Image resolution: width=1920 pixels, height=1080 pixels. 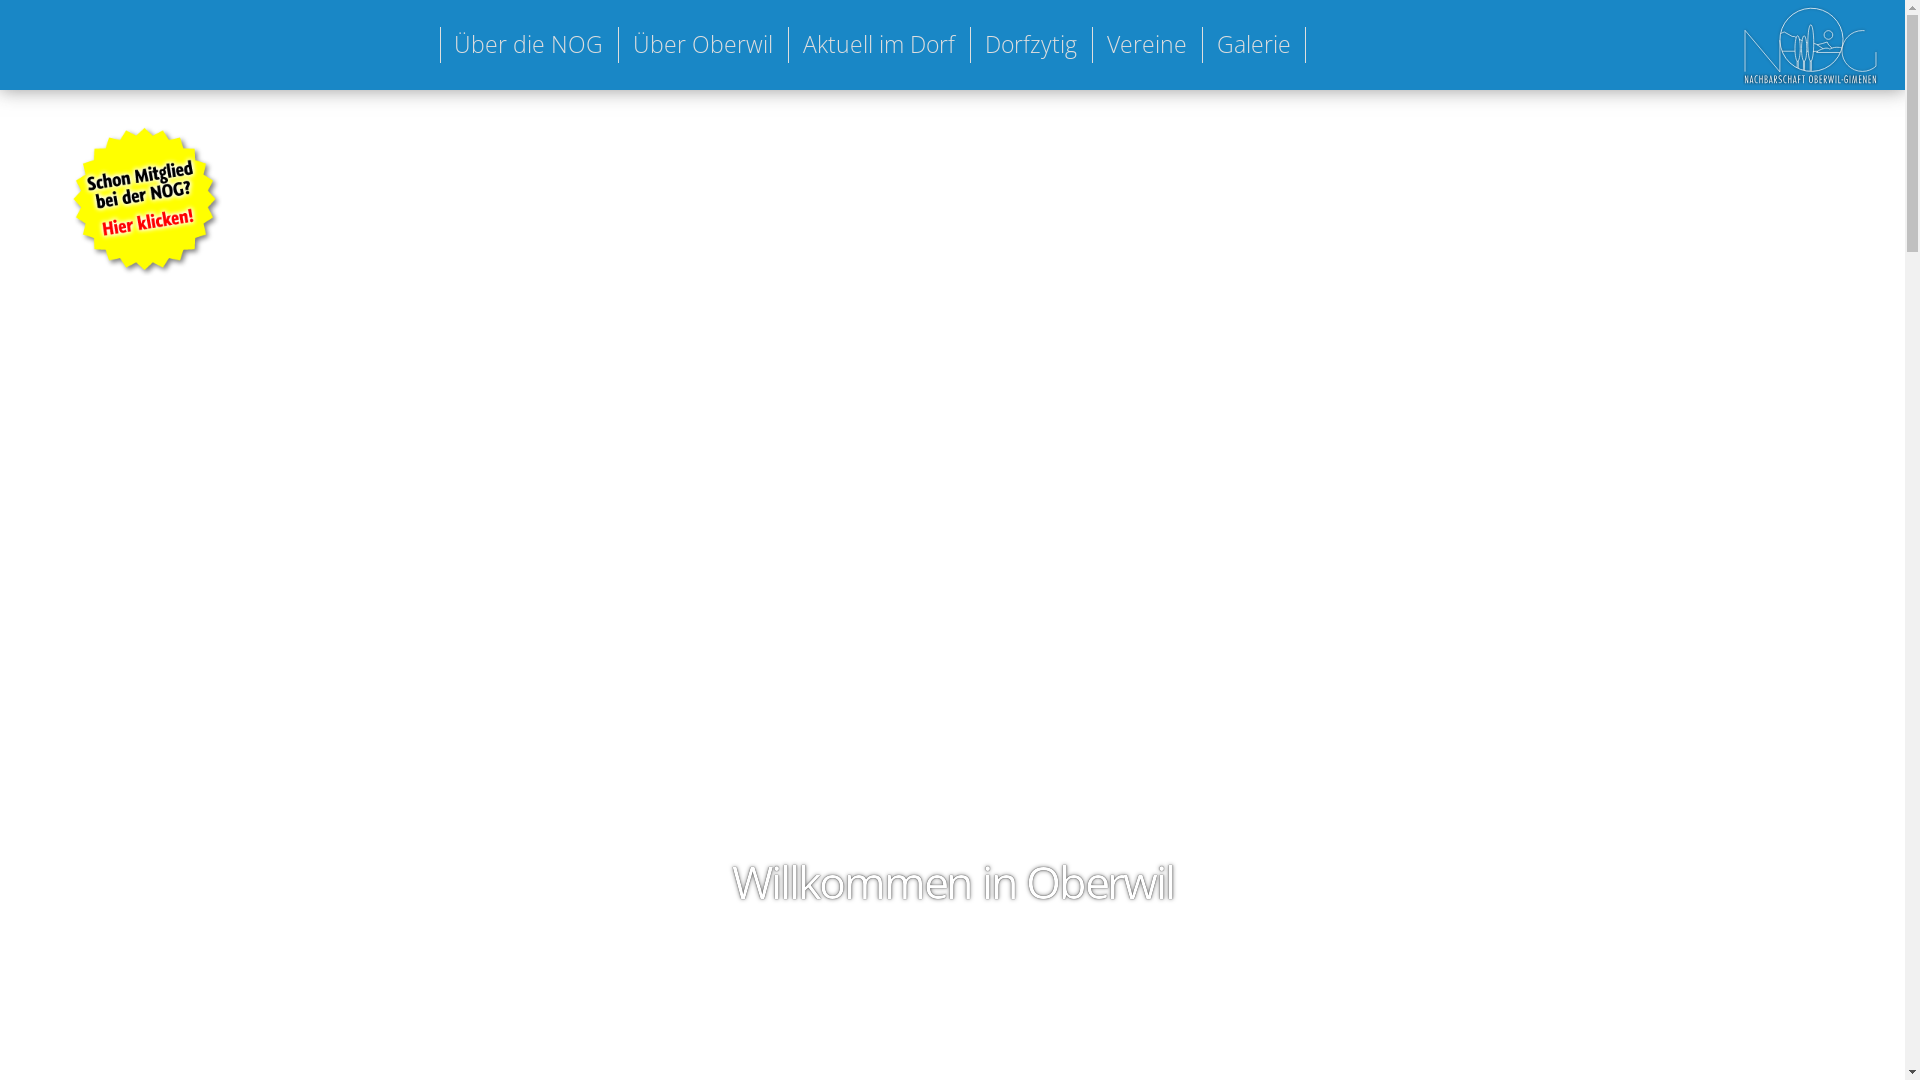 What do you see at coordinates (878, 45) in the screenshot?
I see `'Aktuell im Dorf'` at bounding box center [878, 45].